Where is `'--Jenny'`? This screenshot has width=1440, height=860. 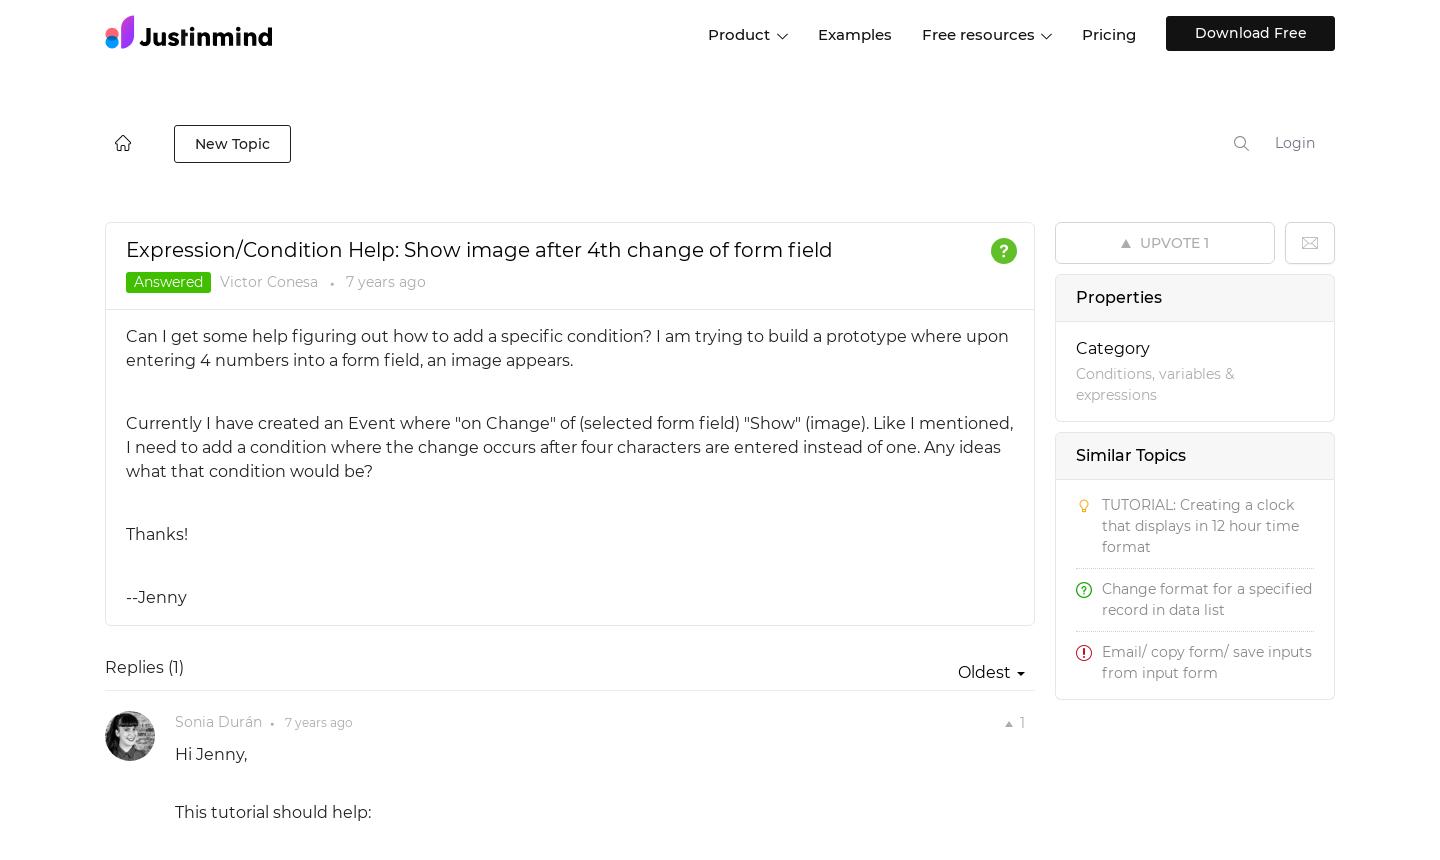
'--Jenny' is located at coordinates (124, 596).